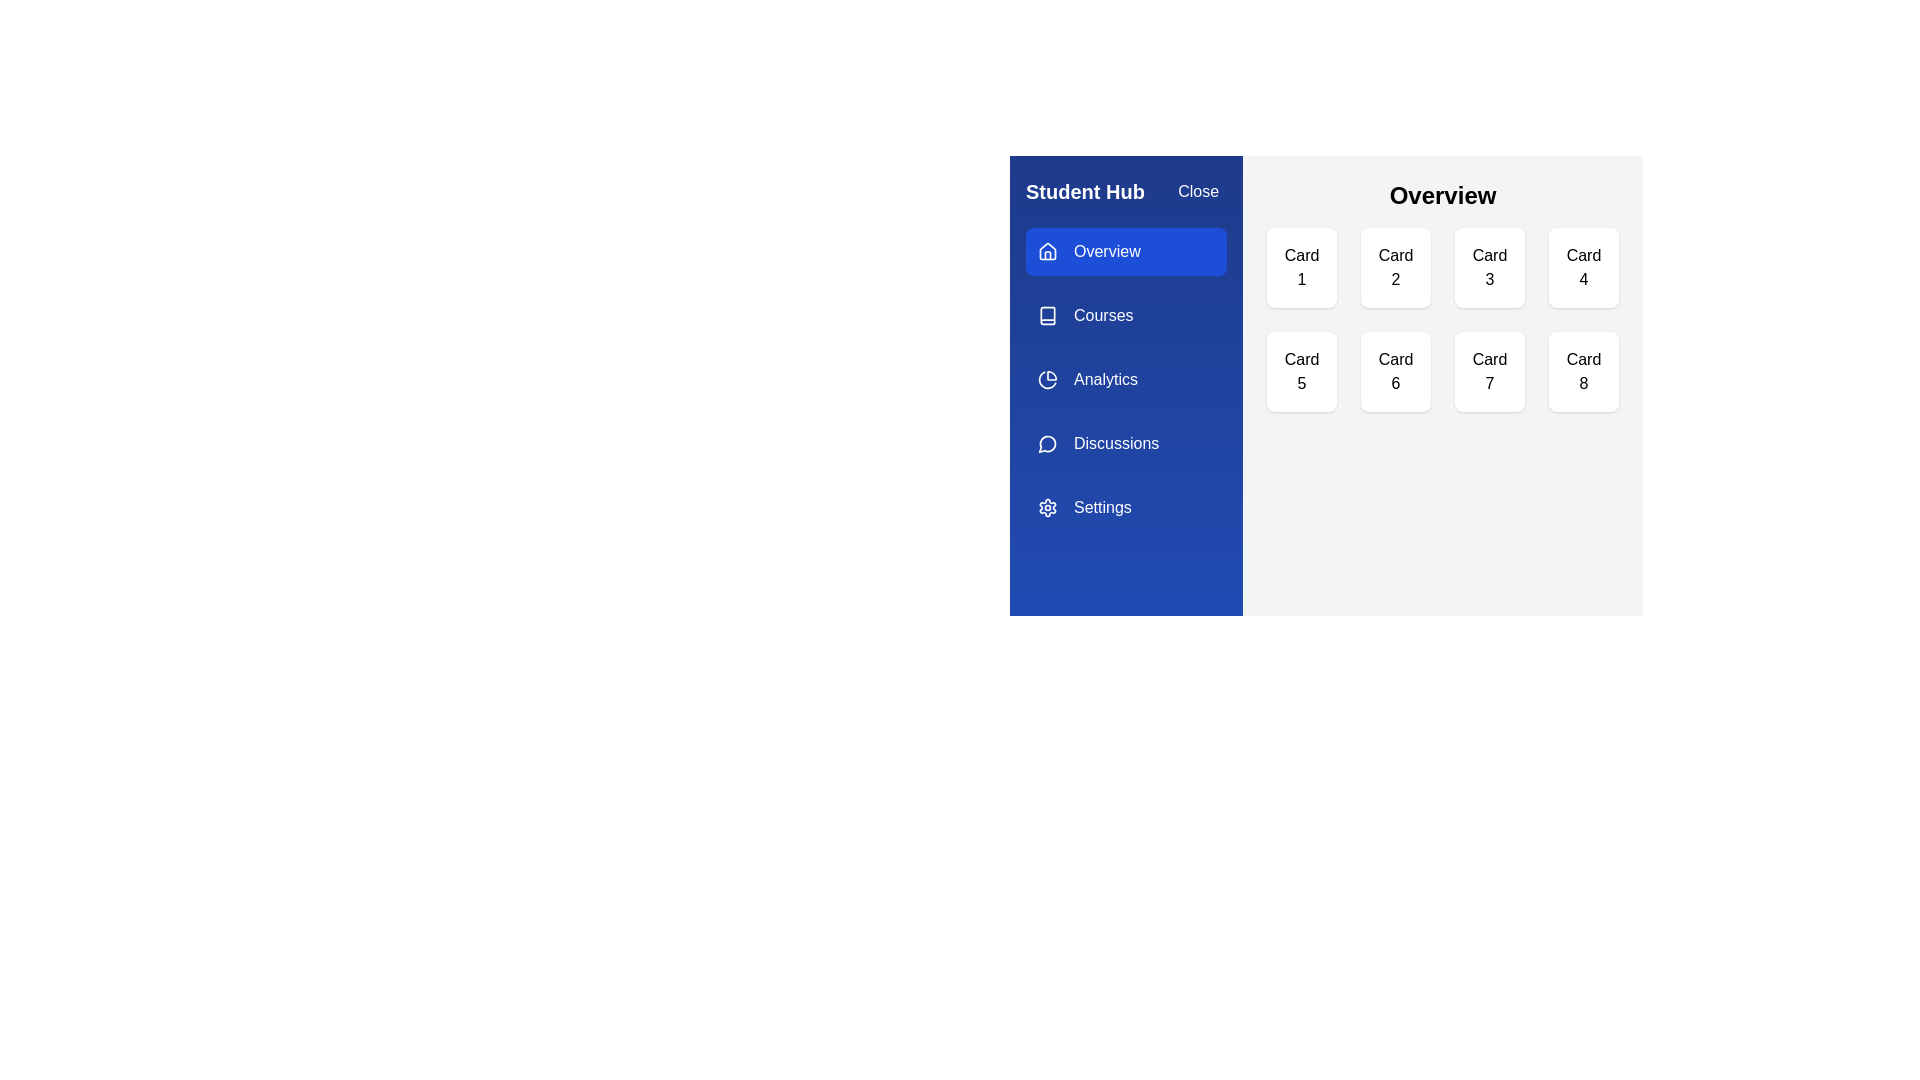 This screenshot has width=1920, height=1080. Describe the element at coordinates (1126, 442) in the screenshot. I see `the tab labeled Discussions to navigate to it` at that location.